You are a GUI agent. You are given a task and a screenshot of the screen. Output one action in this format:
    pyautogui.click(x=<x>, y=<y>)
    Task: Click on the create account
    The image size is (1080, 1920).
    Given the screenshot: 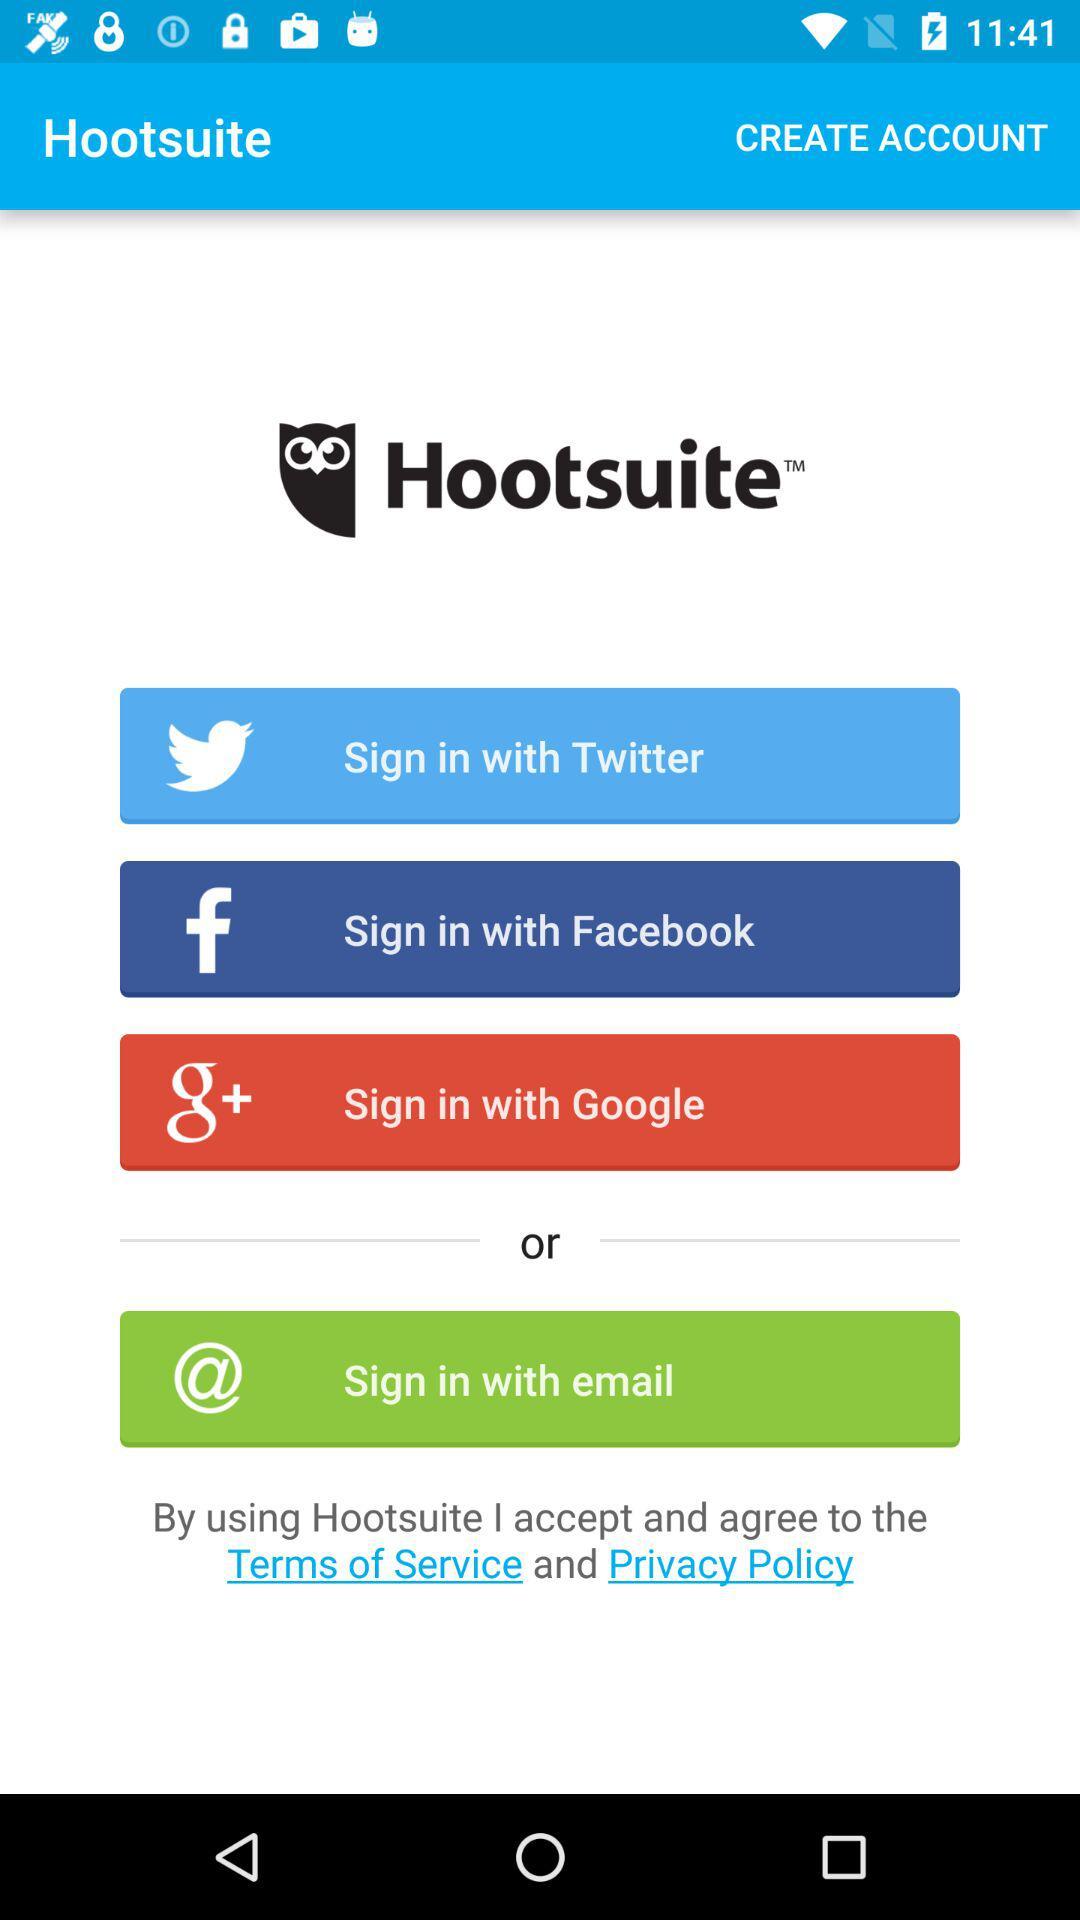 What is the action you would take?
    pyautogui.click(x=890, y=135)
    